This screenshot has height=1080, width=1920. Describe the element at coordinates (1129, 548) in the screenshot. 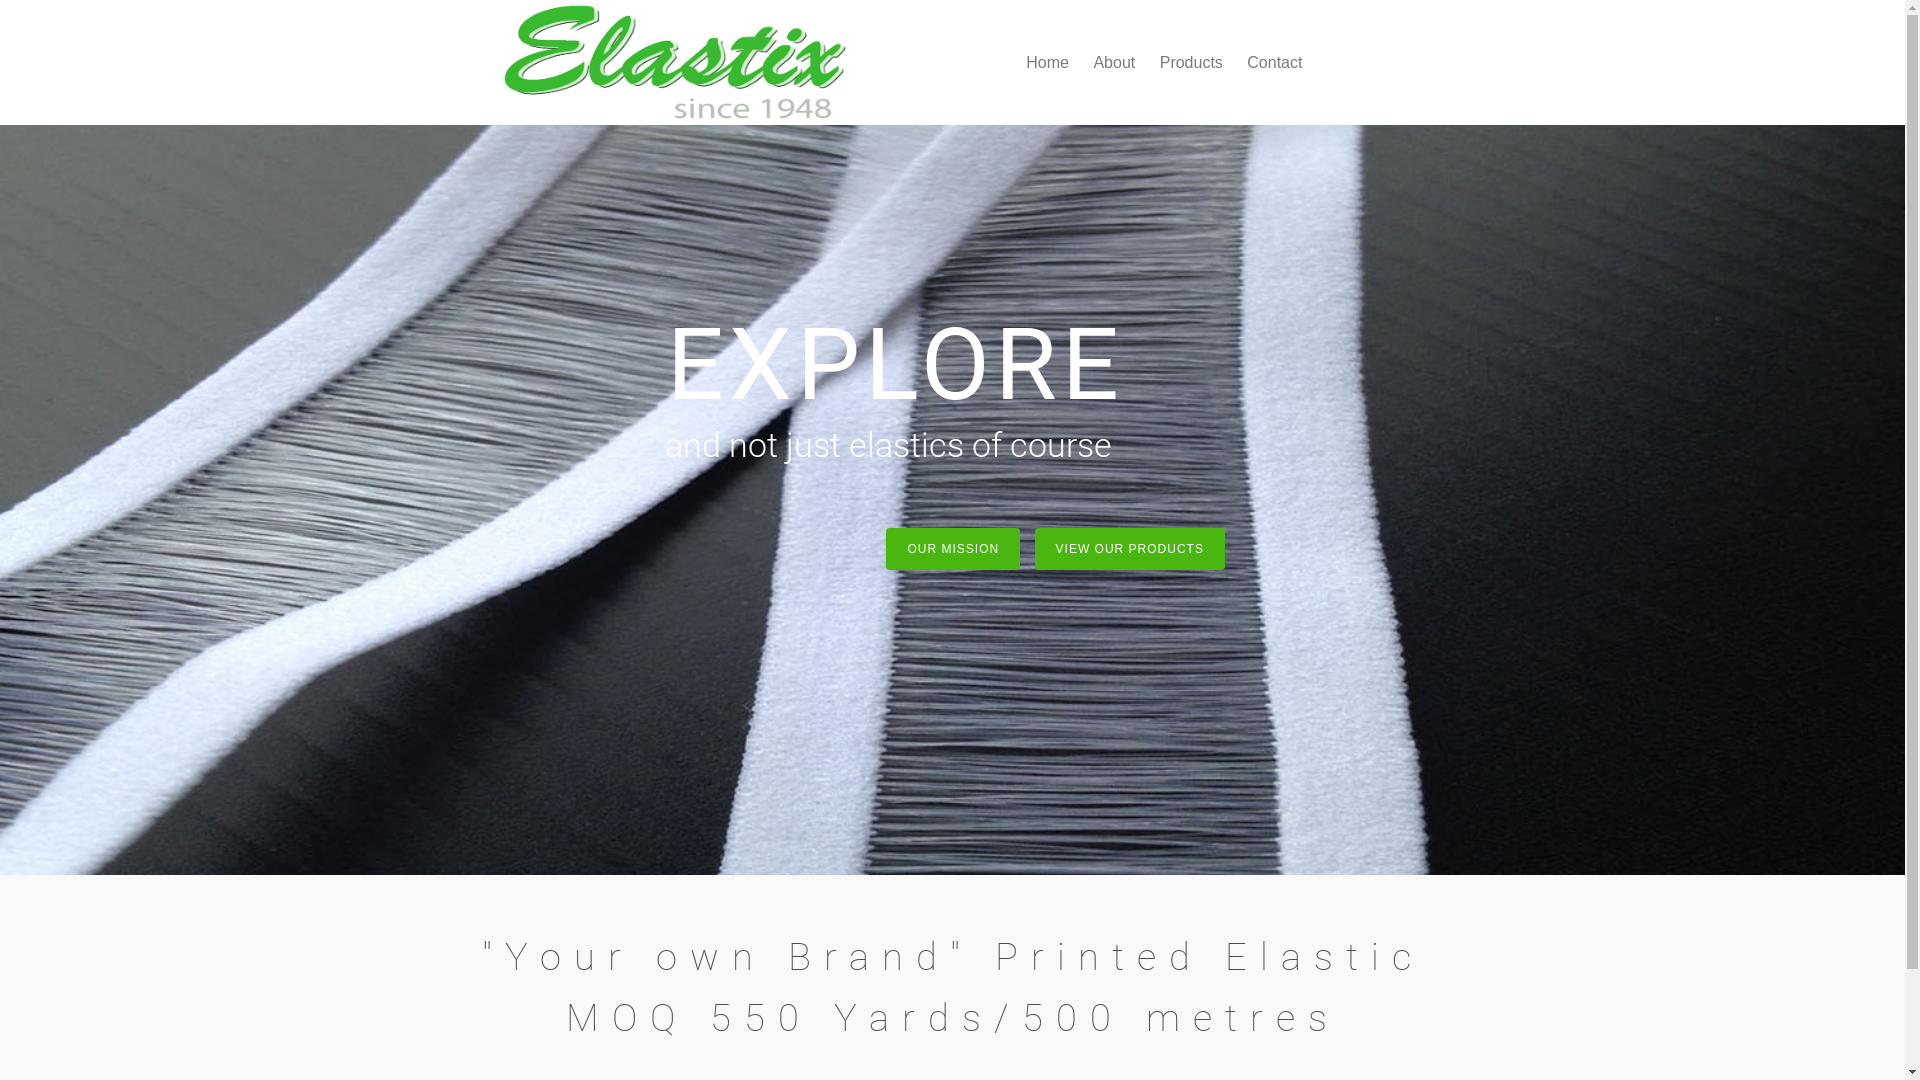

I see `'VIEW OUR PRODUCTS'` at that location.